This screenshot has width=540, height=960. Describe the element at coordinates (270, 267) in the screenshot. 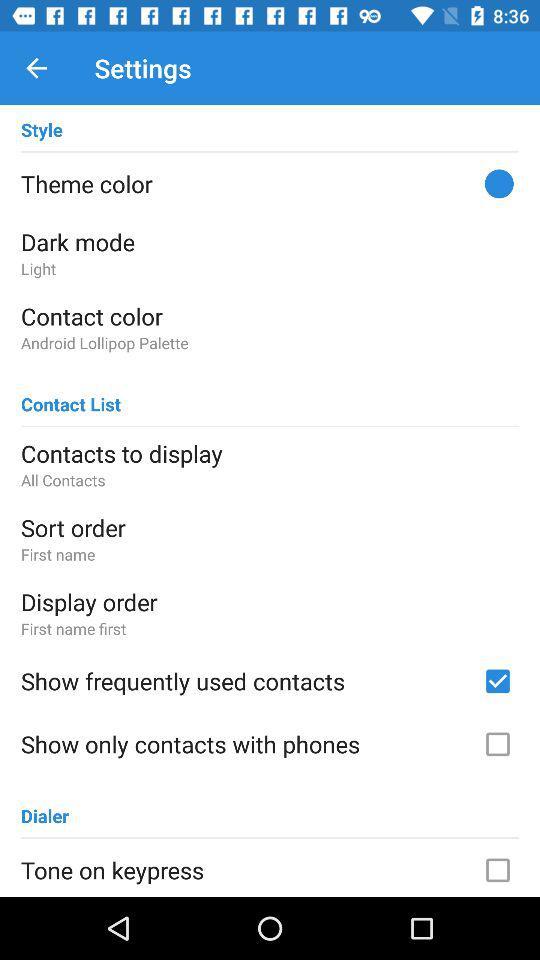

I see `the icon above the contact color icon` at that location.